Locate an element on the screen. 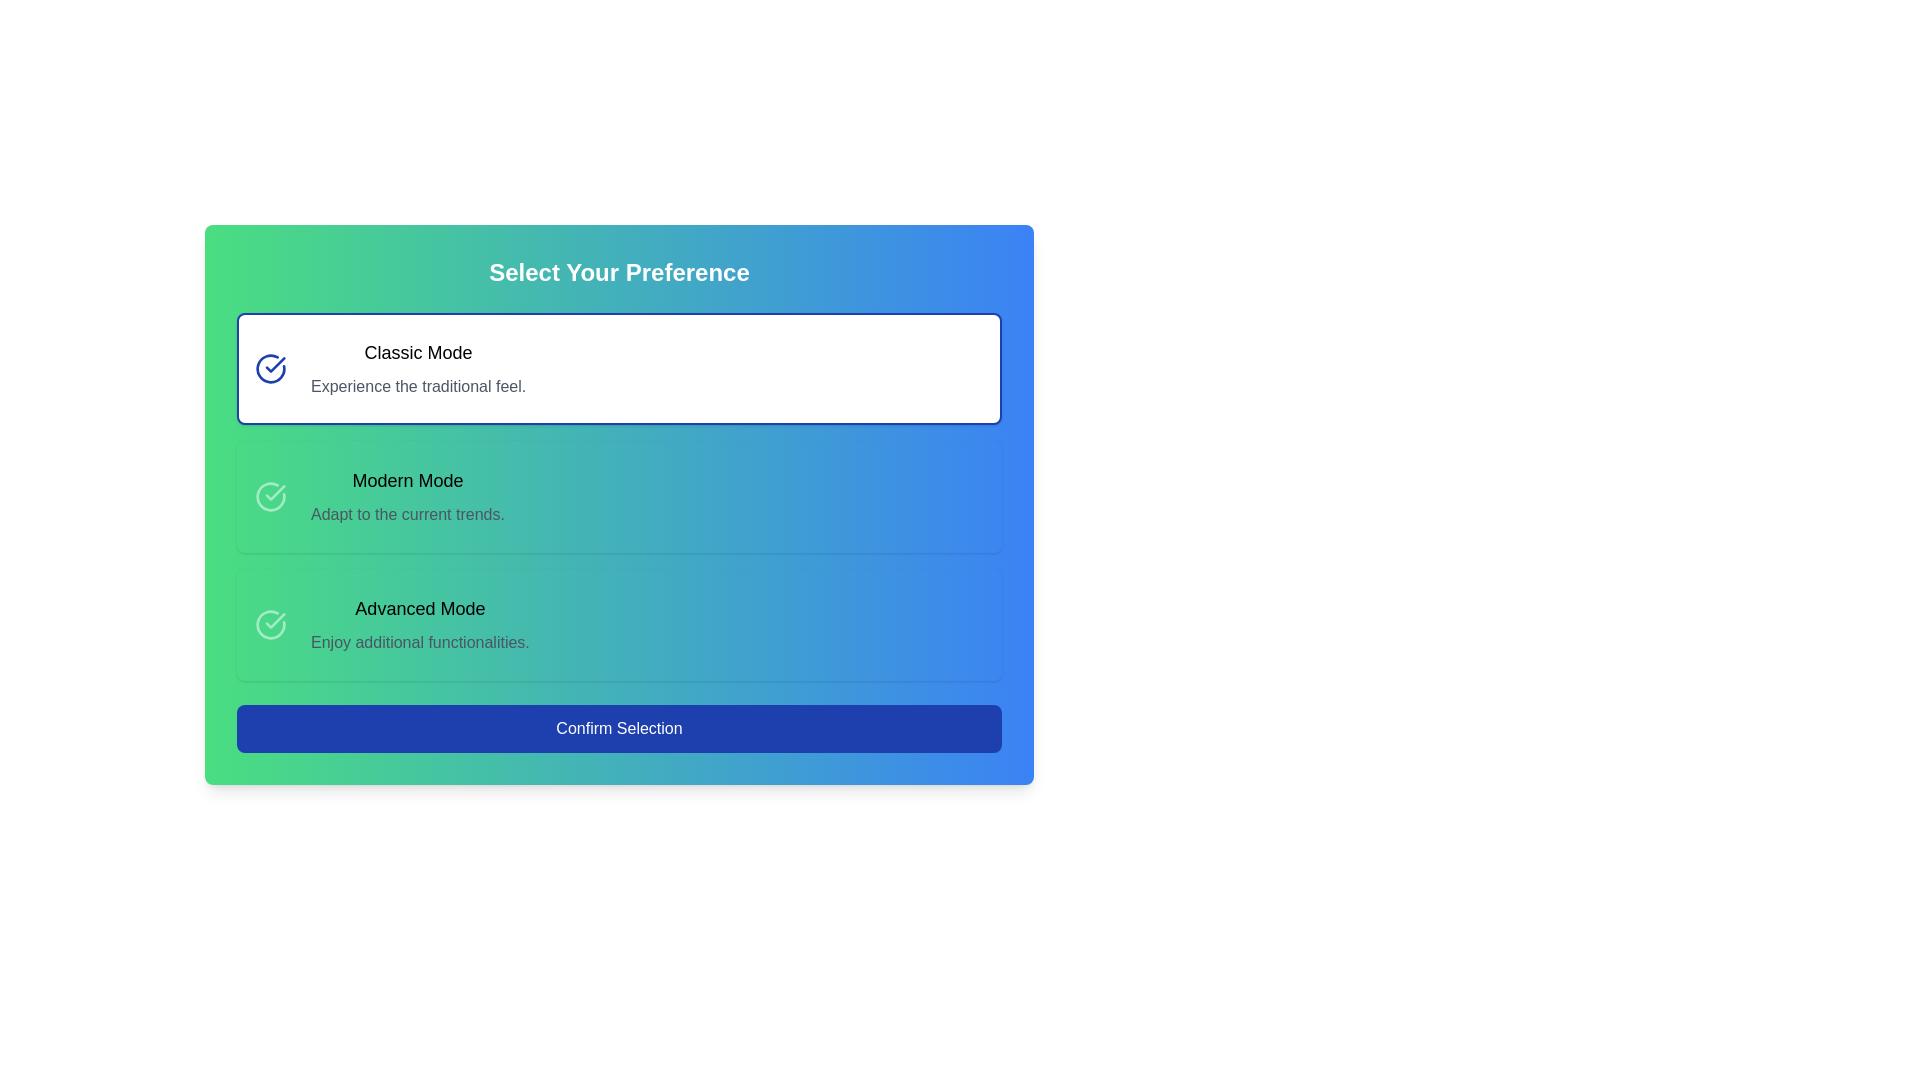 This screenshot has height=1080, width=1920. the text label displaying 'Enjoy additional functionalities.' which is positioned beneath the 'Advanced Mode' heading in the third option block is located at coordinates (419, 643).